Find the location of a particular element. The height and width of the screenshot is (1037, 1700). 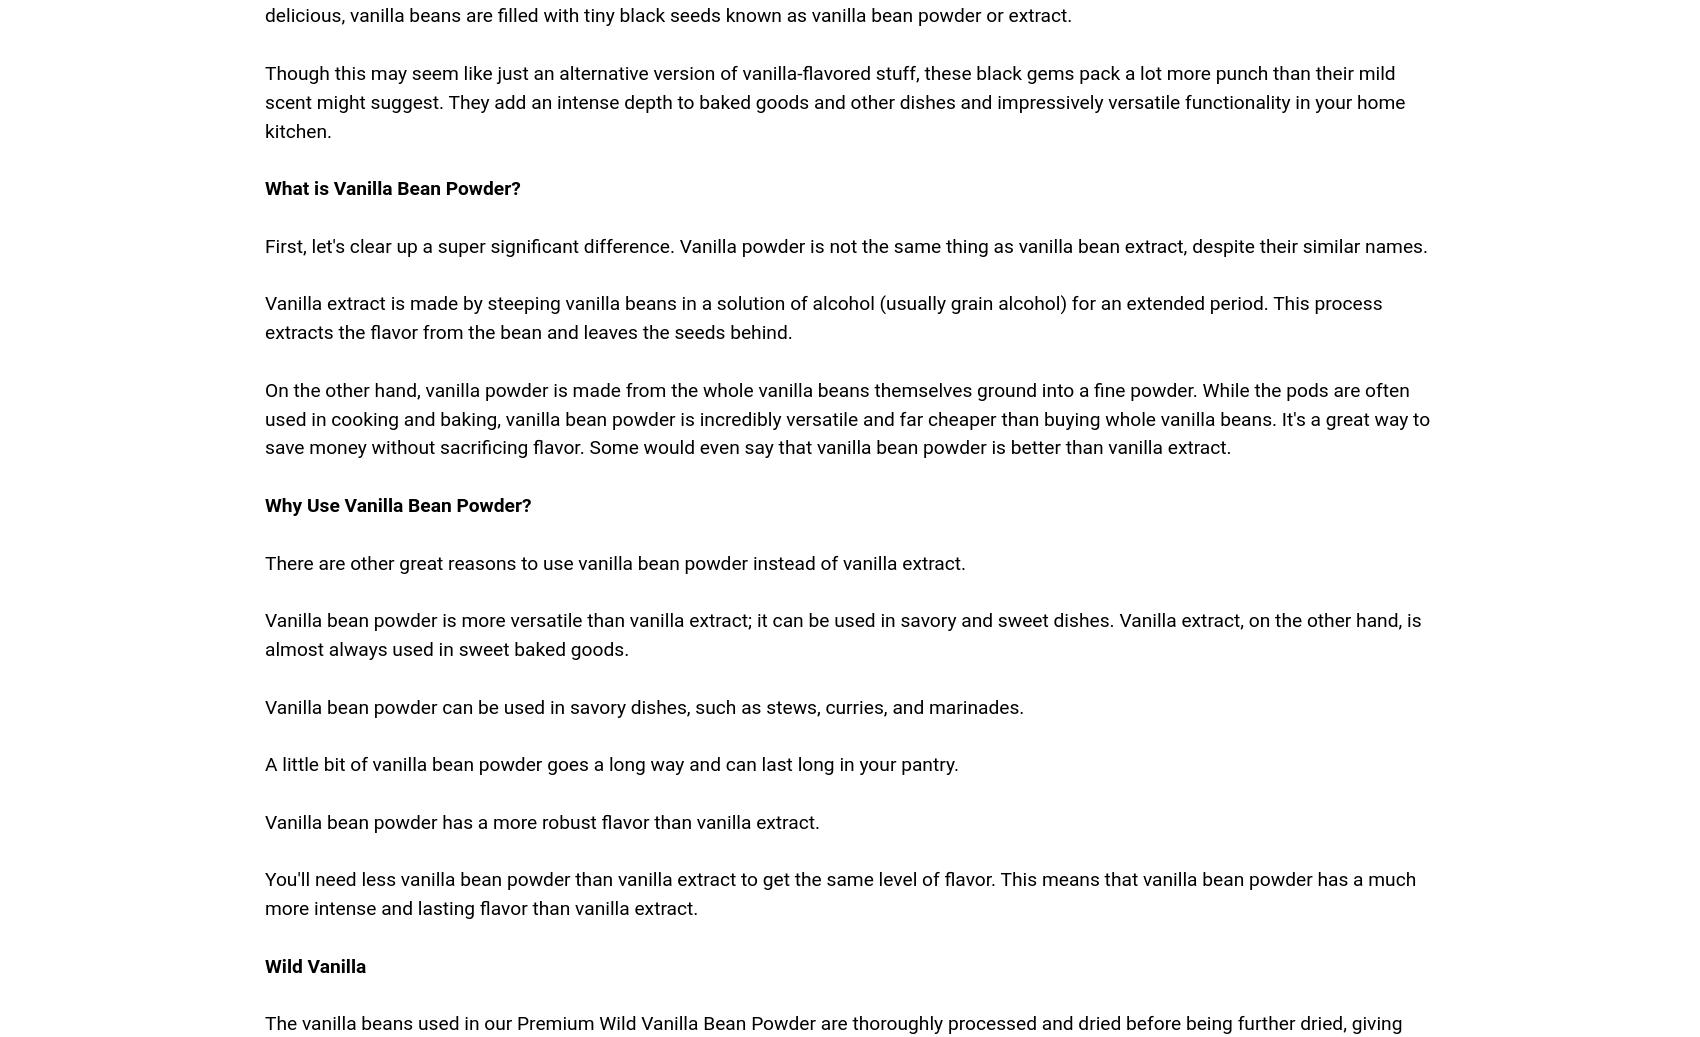

'Vanilla bean powder is more versatile than vanilla extract; it can be used in savory and sweet dishes. Vanilla extract, on the other hand, is almost always used in sweet baked goods.' is located at coordinates (842, 634).